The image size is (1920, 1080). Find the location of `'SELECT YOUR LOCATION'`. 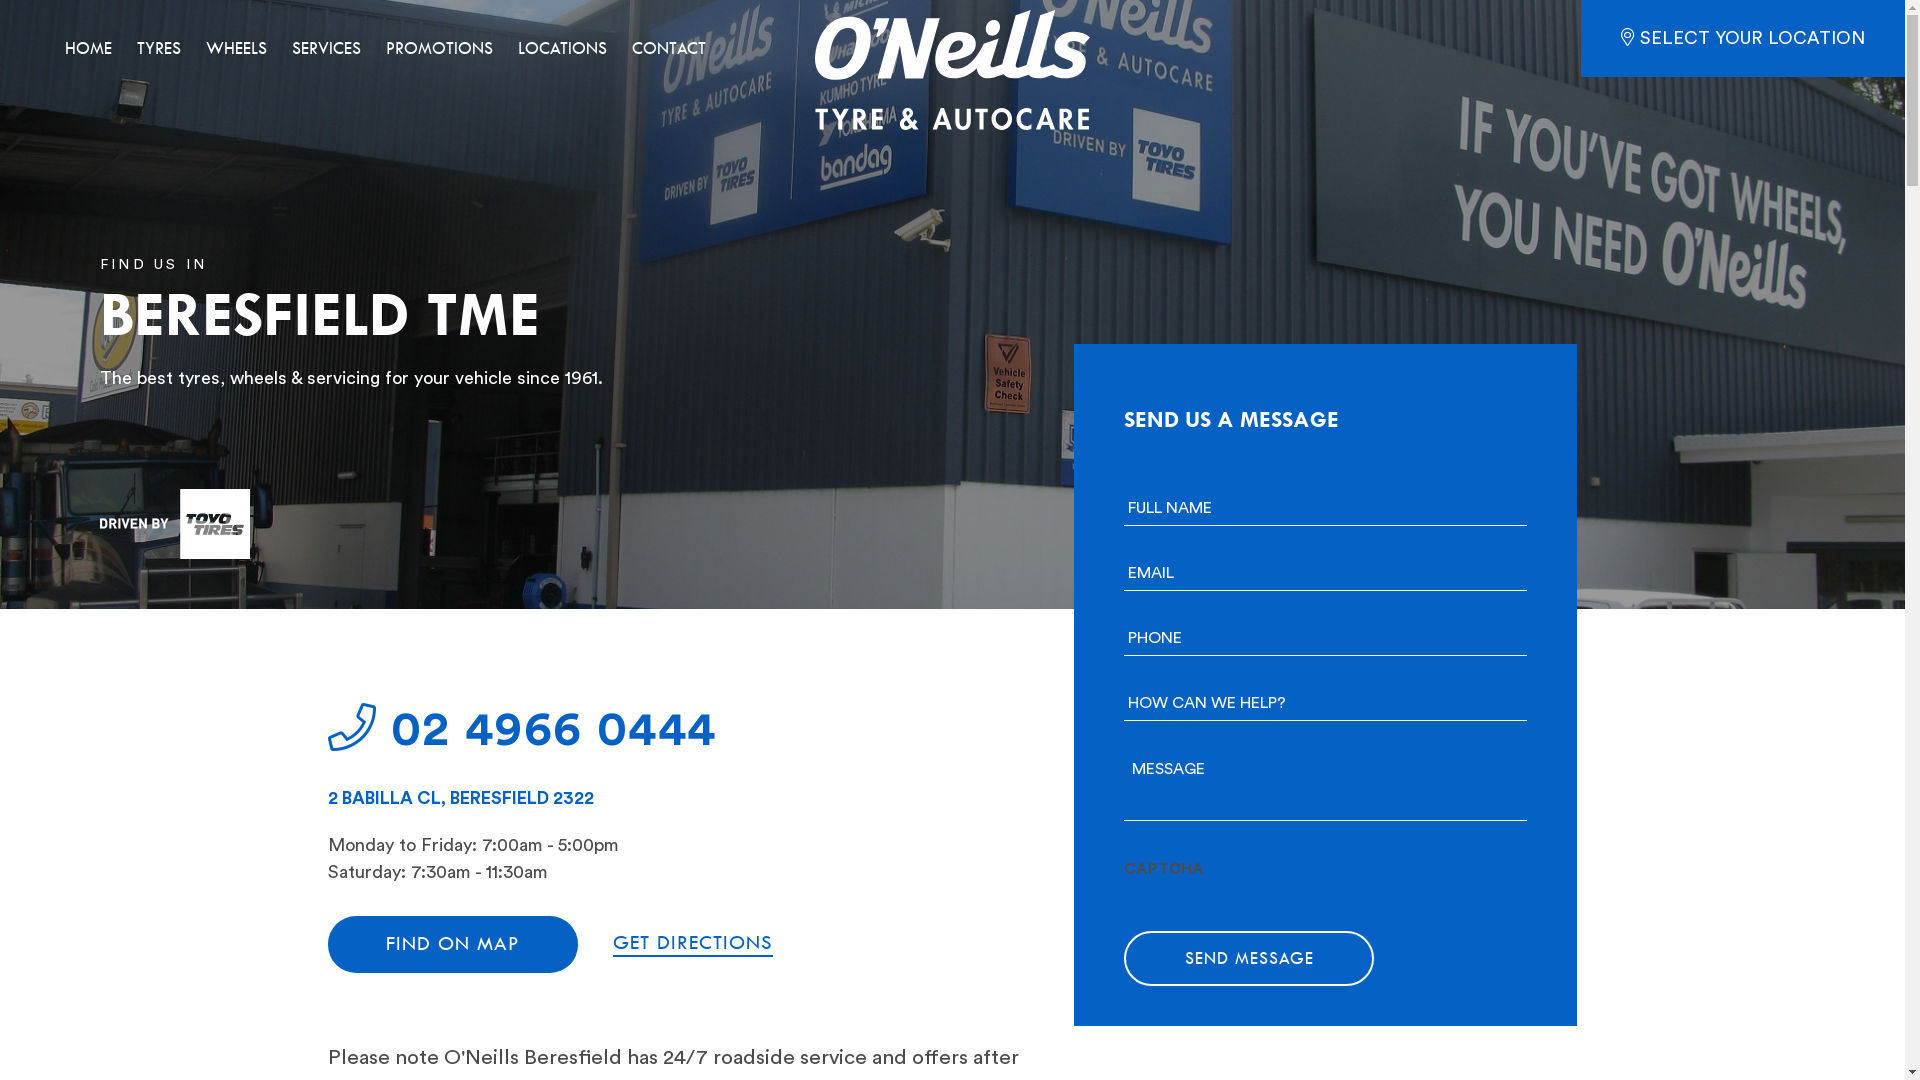

'SELECT YOUR LOCATION' is located at coordinates (1741, 38).